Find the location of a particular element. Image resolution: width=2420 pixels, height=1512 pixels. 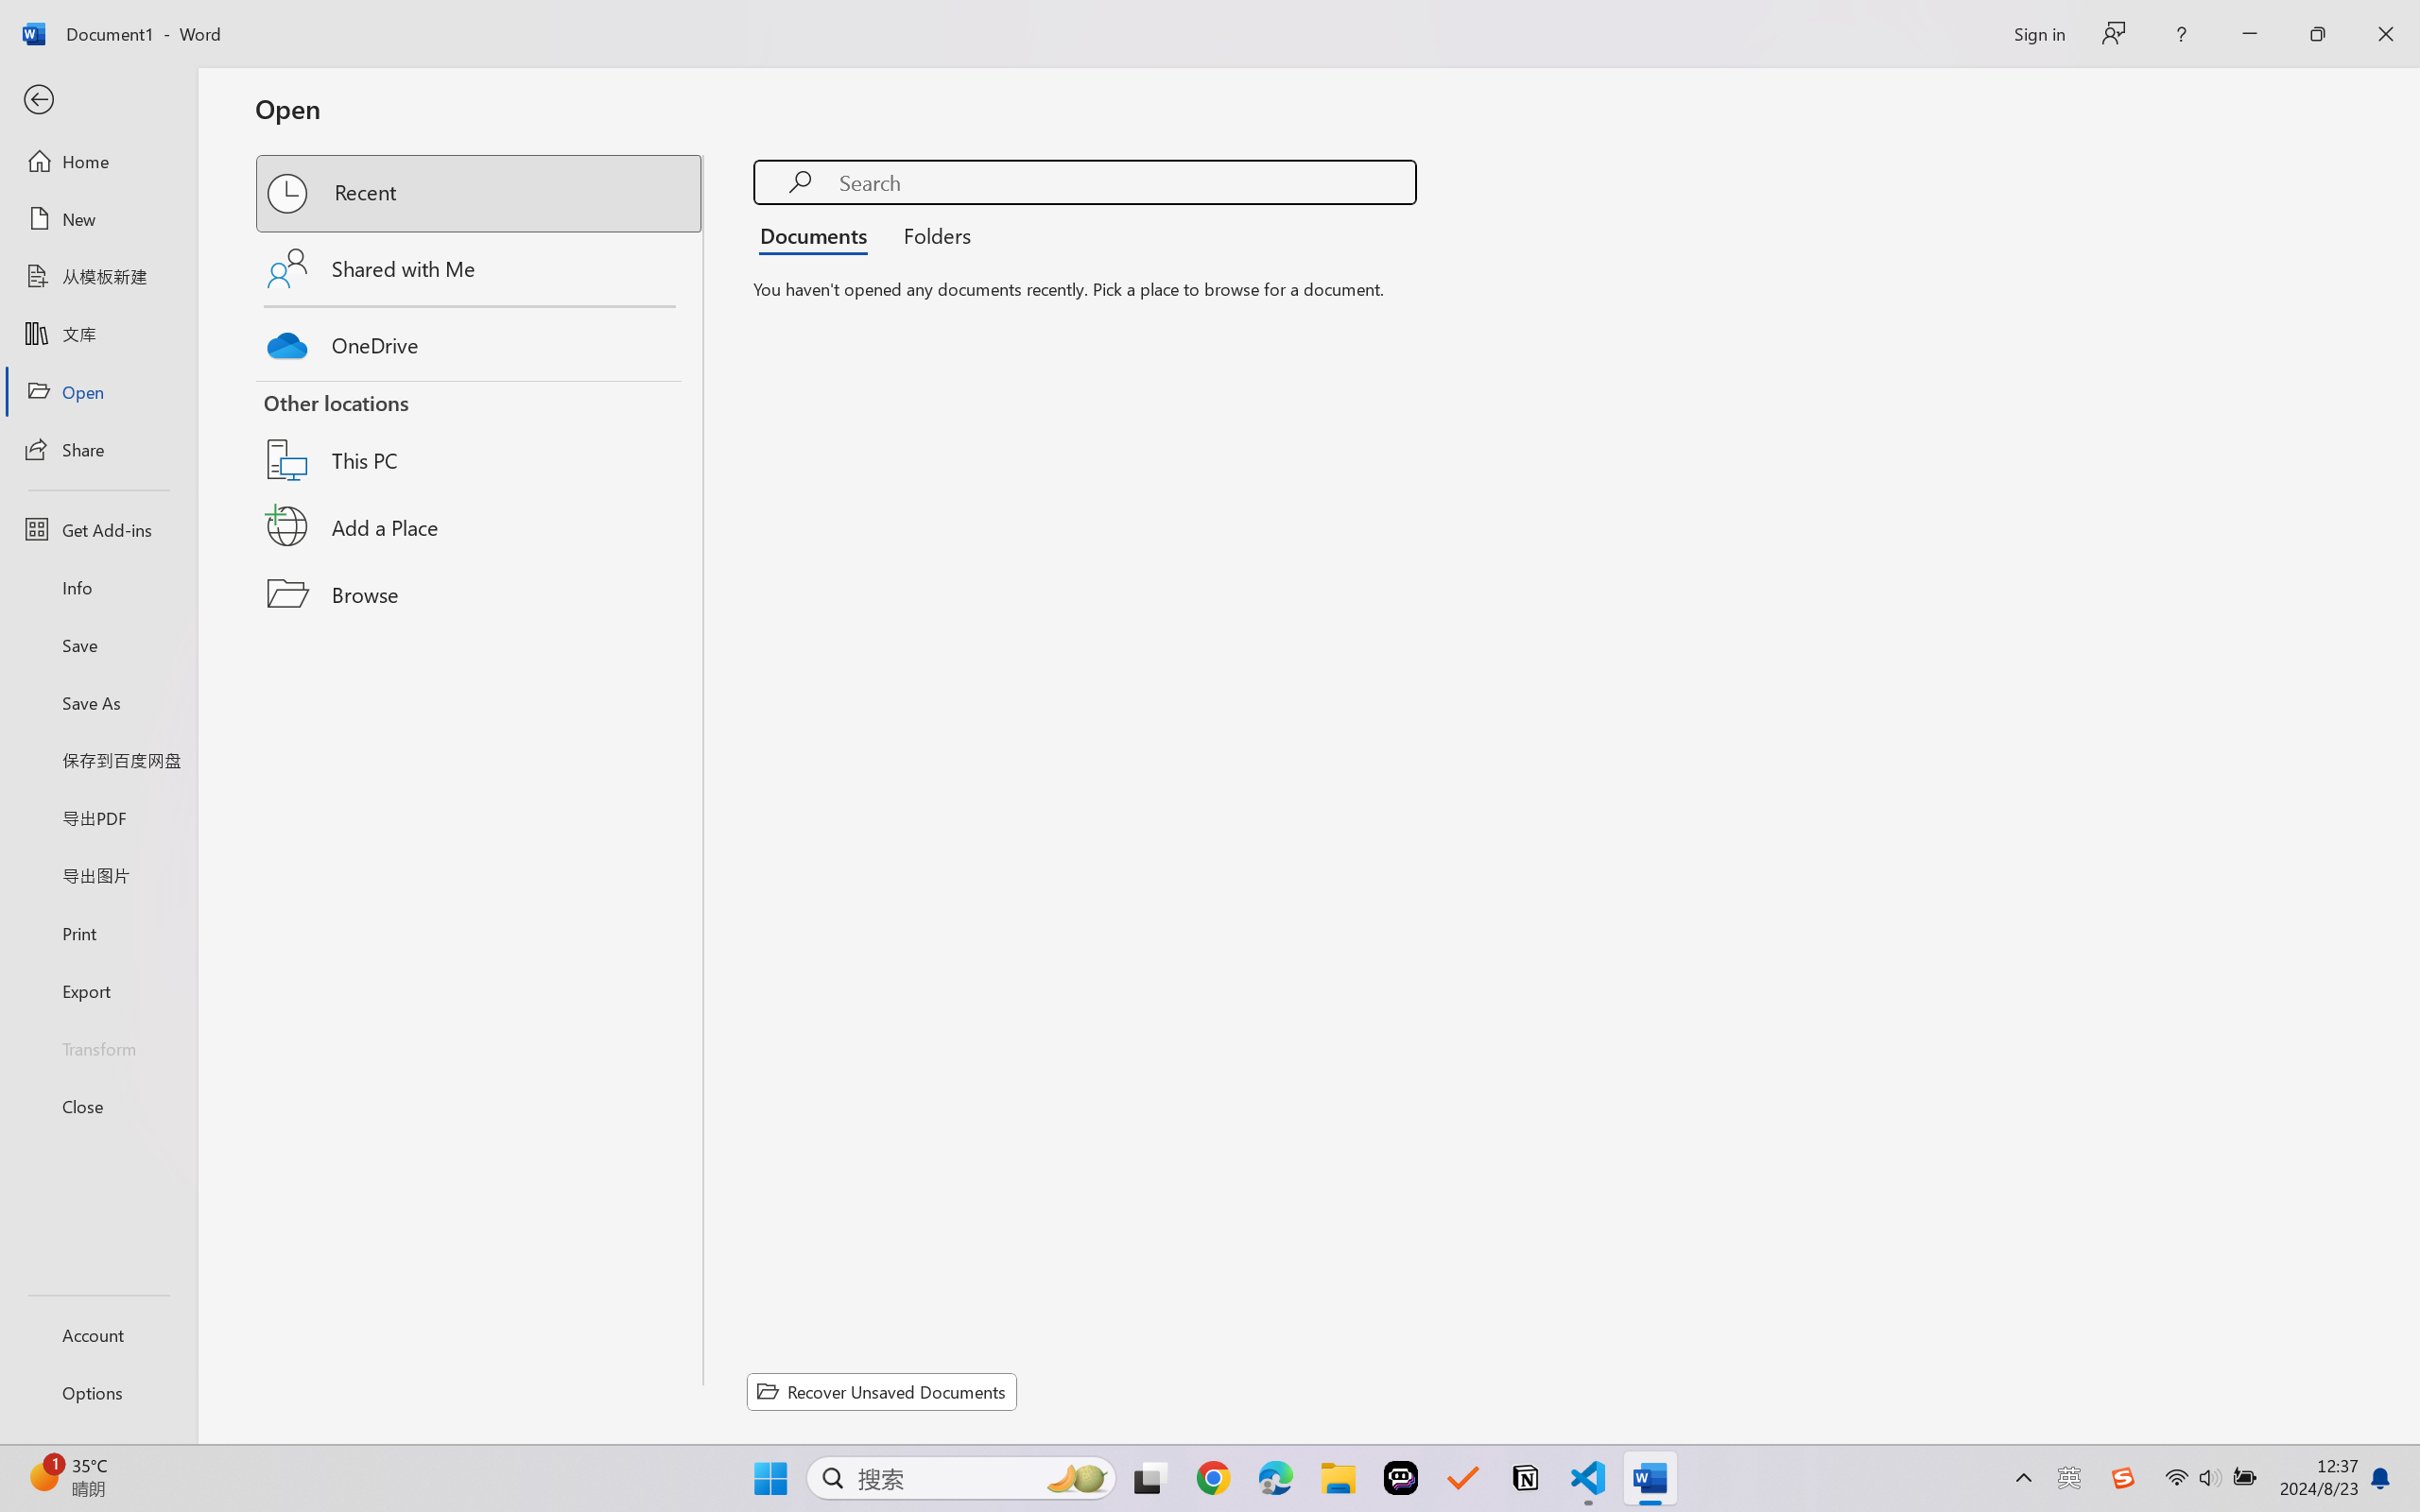

'OneDrive' is located at coordinates (480, 340).